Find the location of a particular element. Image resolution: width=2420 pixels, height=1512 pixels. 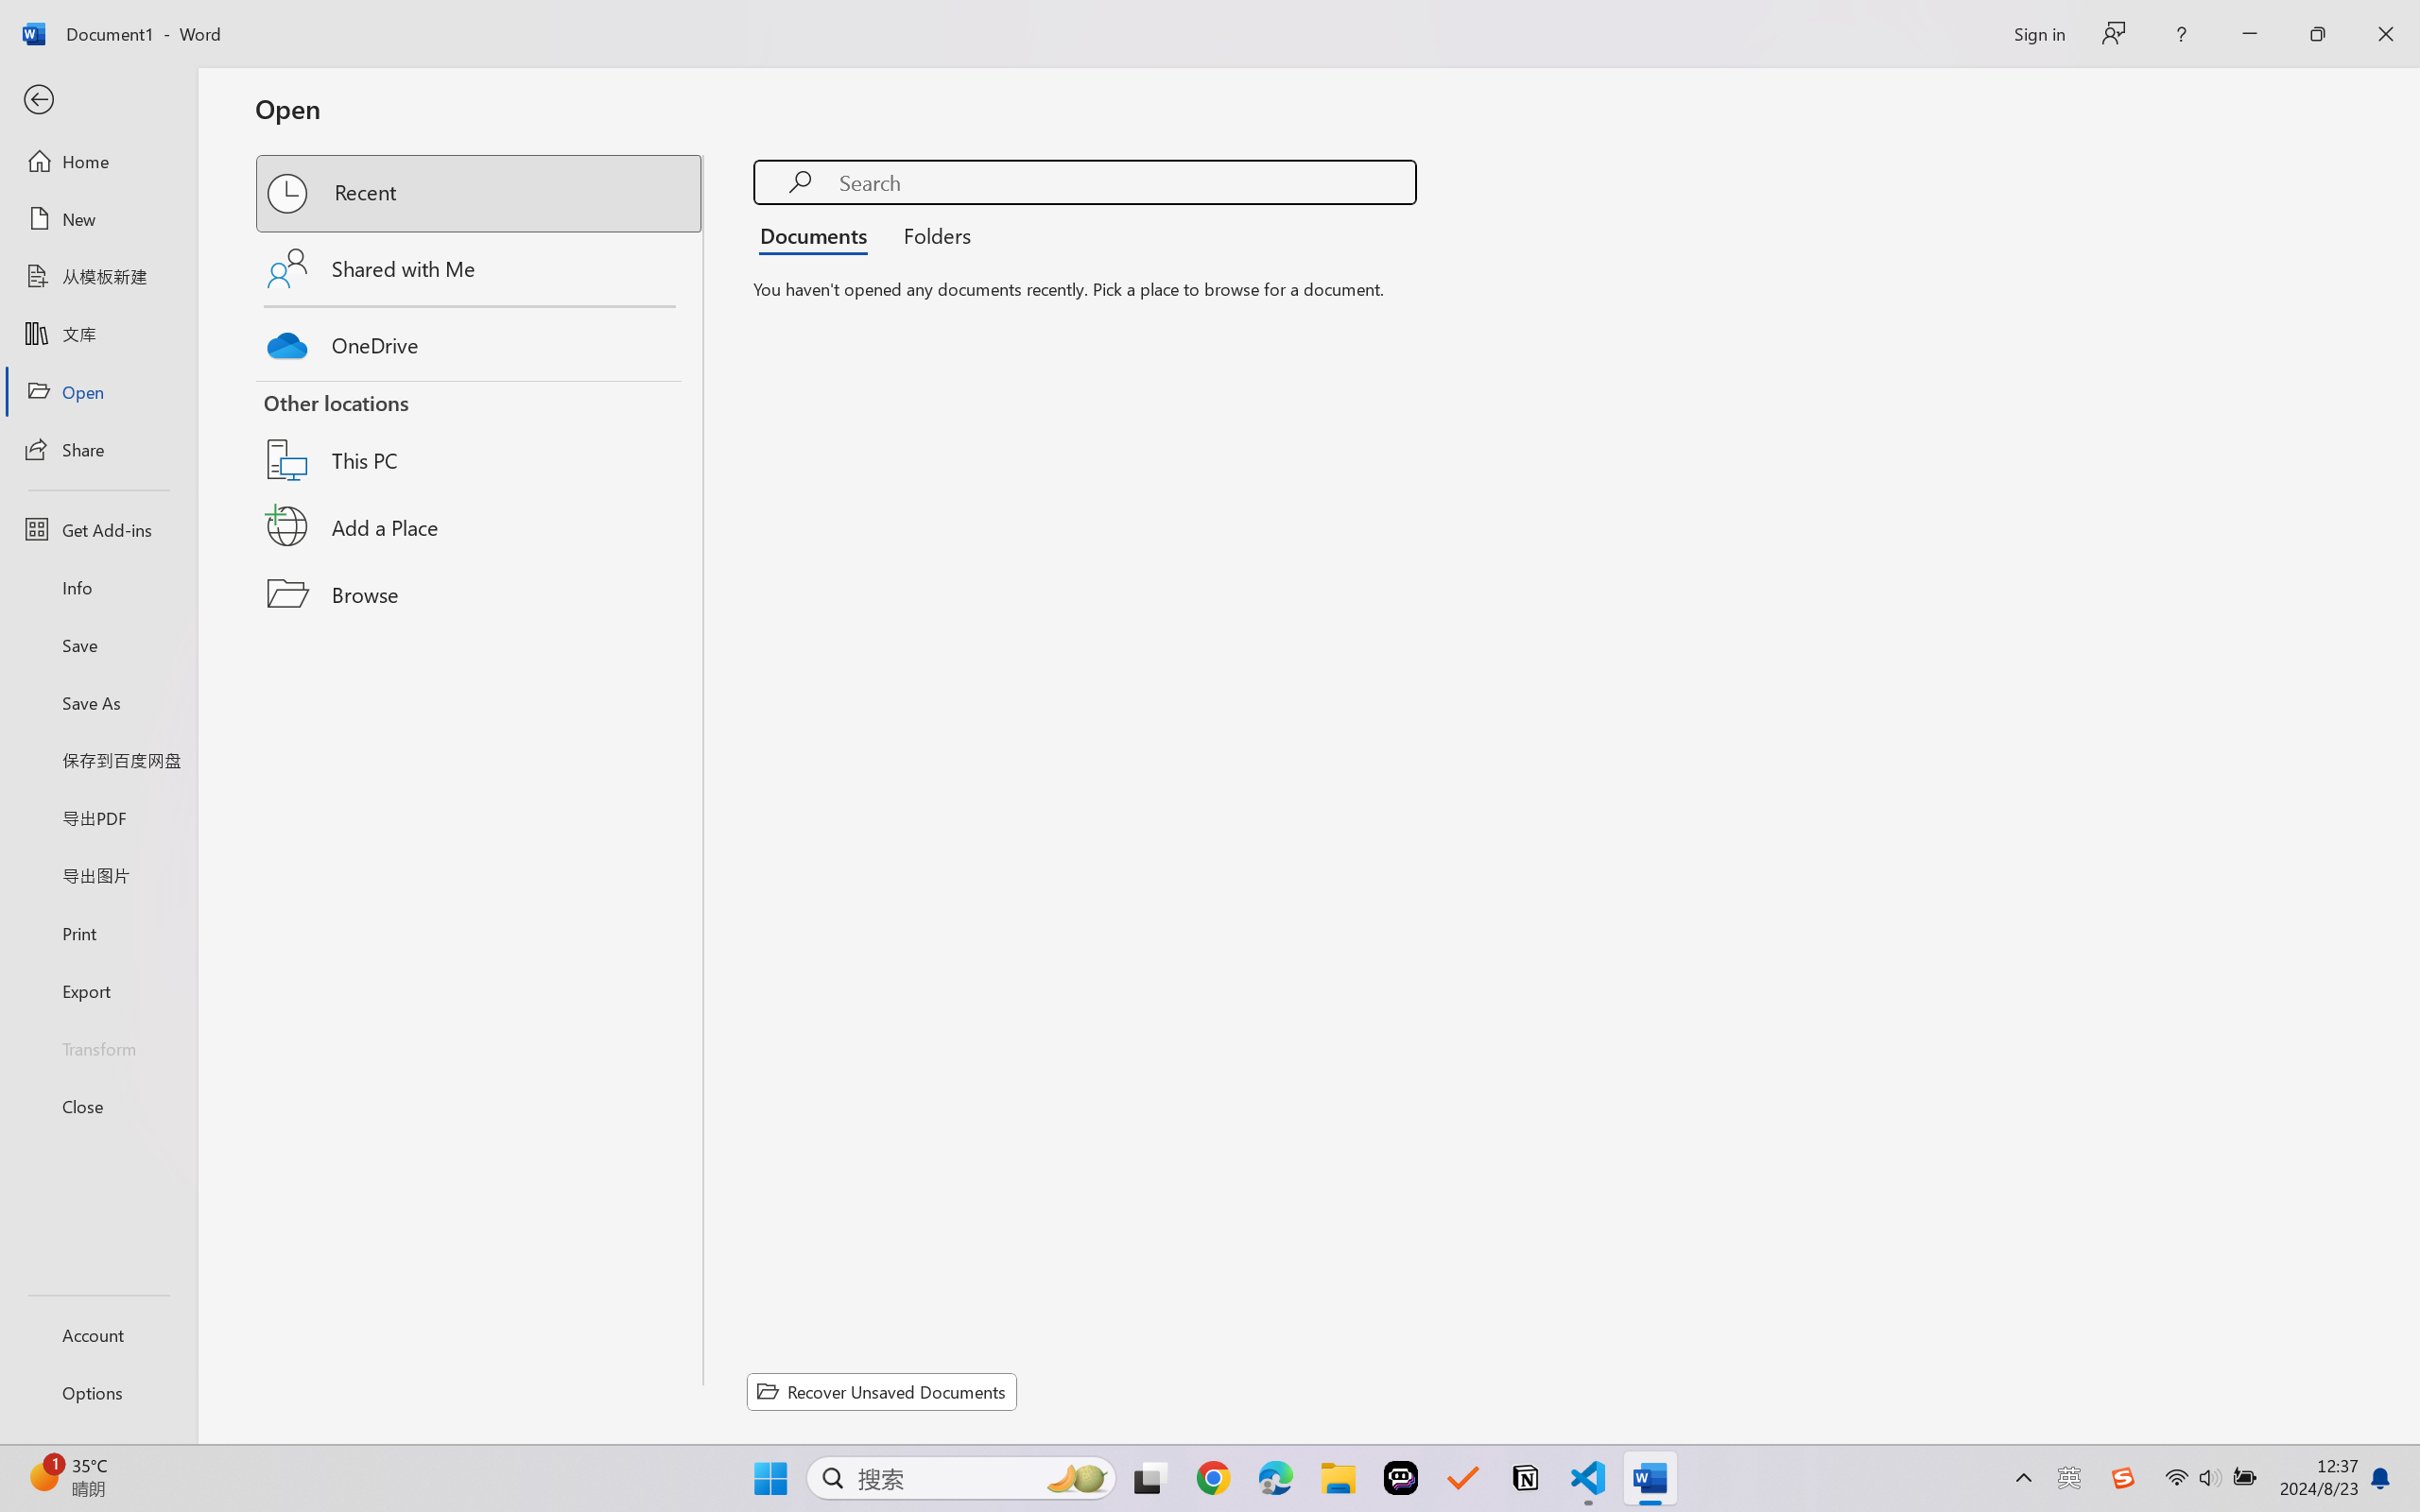

'OneDrive' is located at coordinates (480, 340).